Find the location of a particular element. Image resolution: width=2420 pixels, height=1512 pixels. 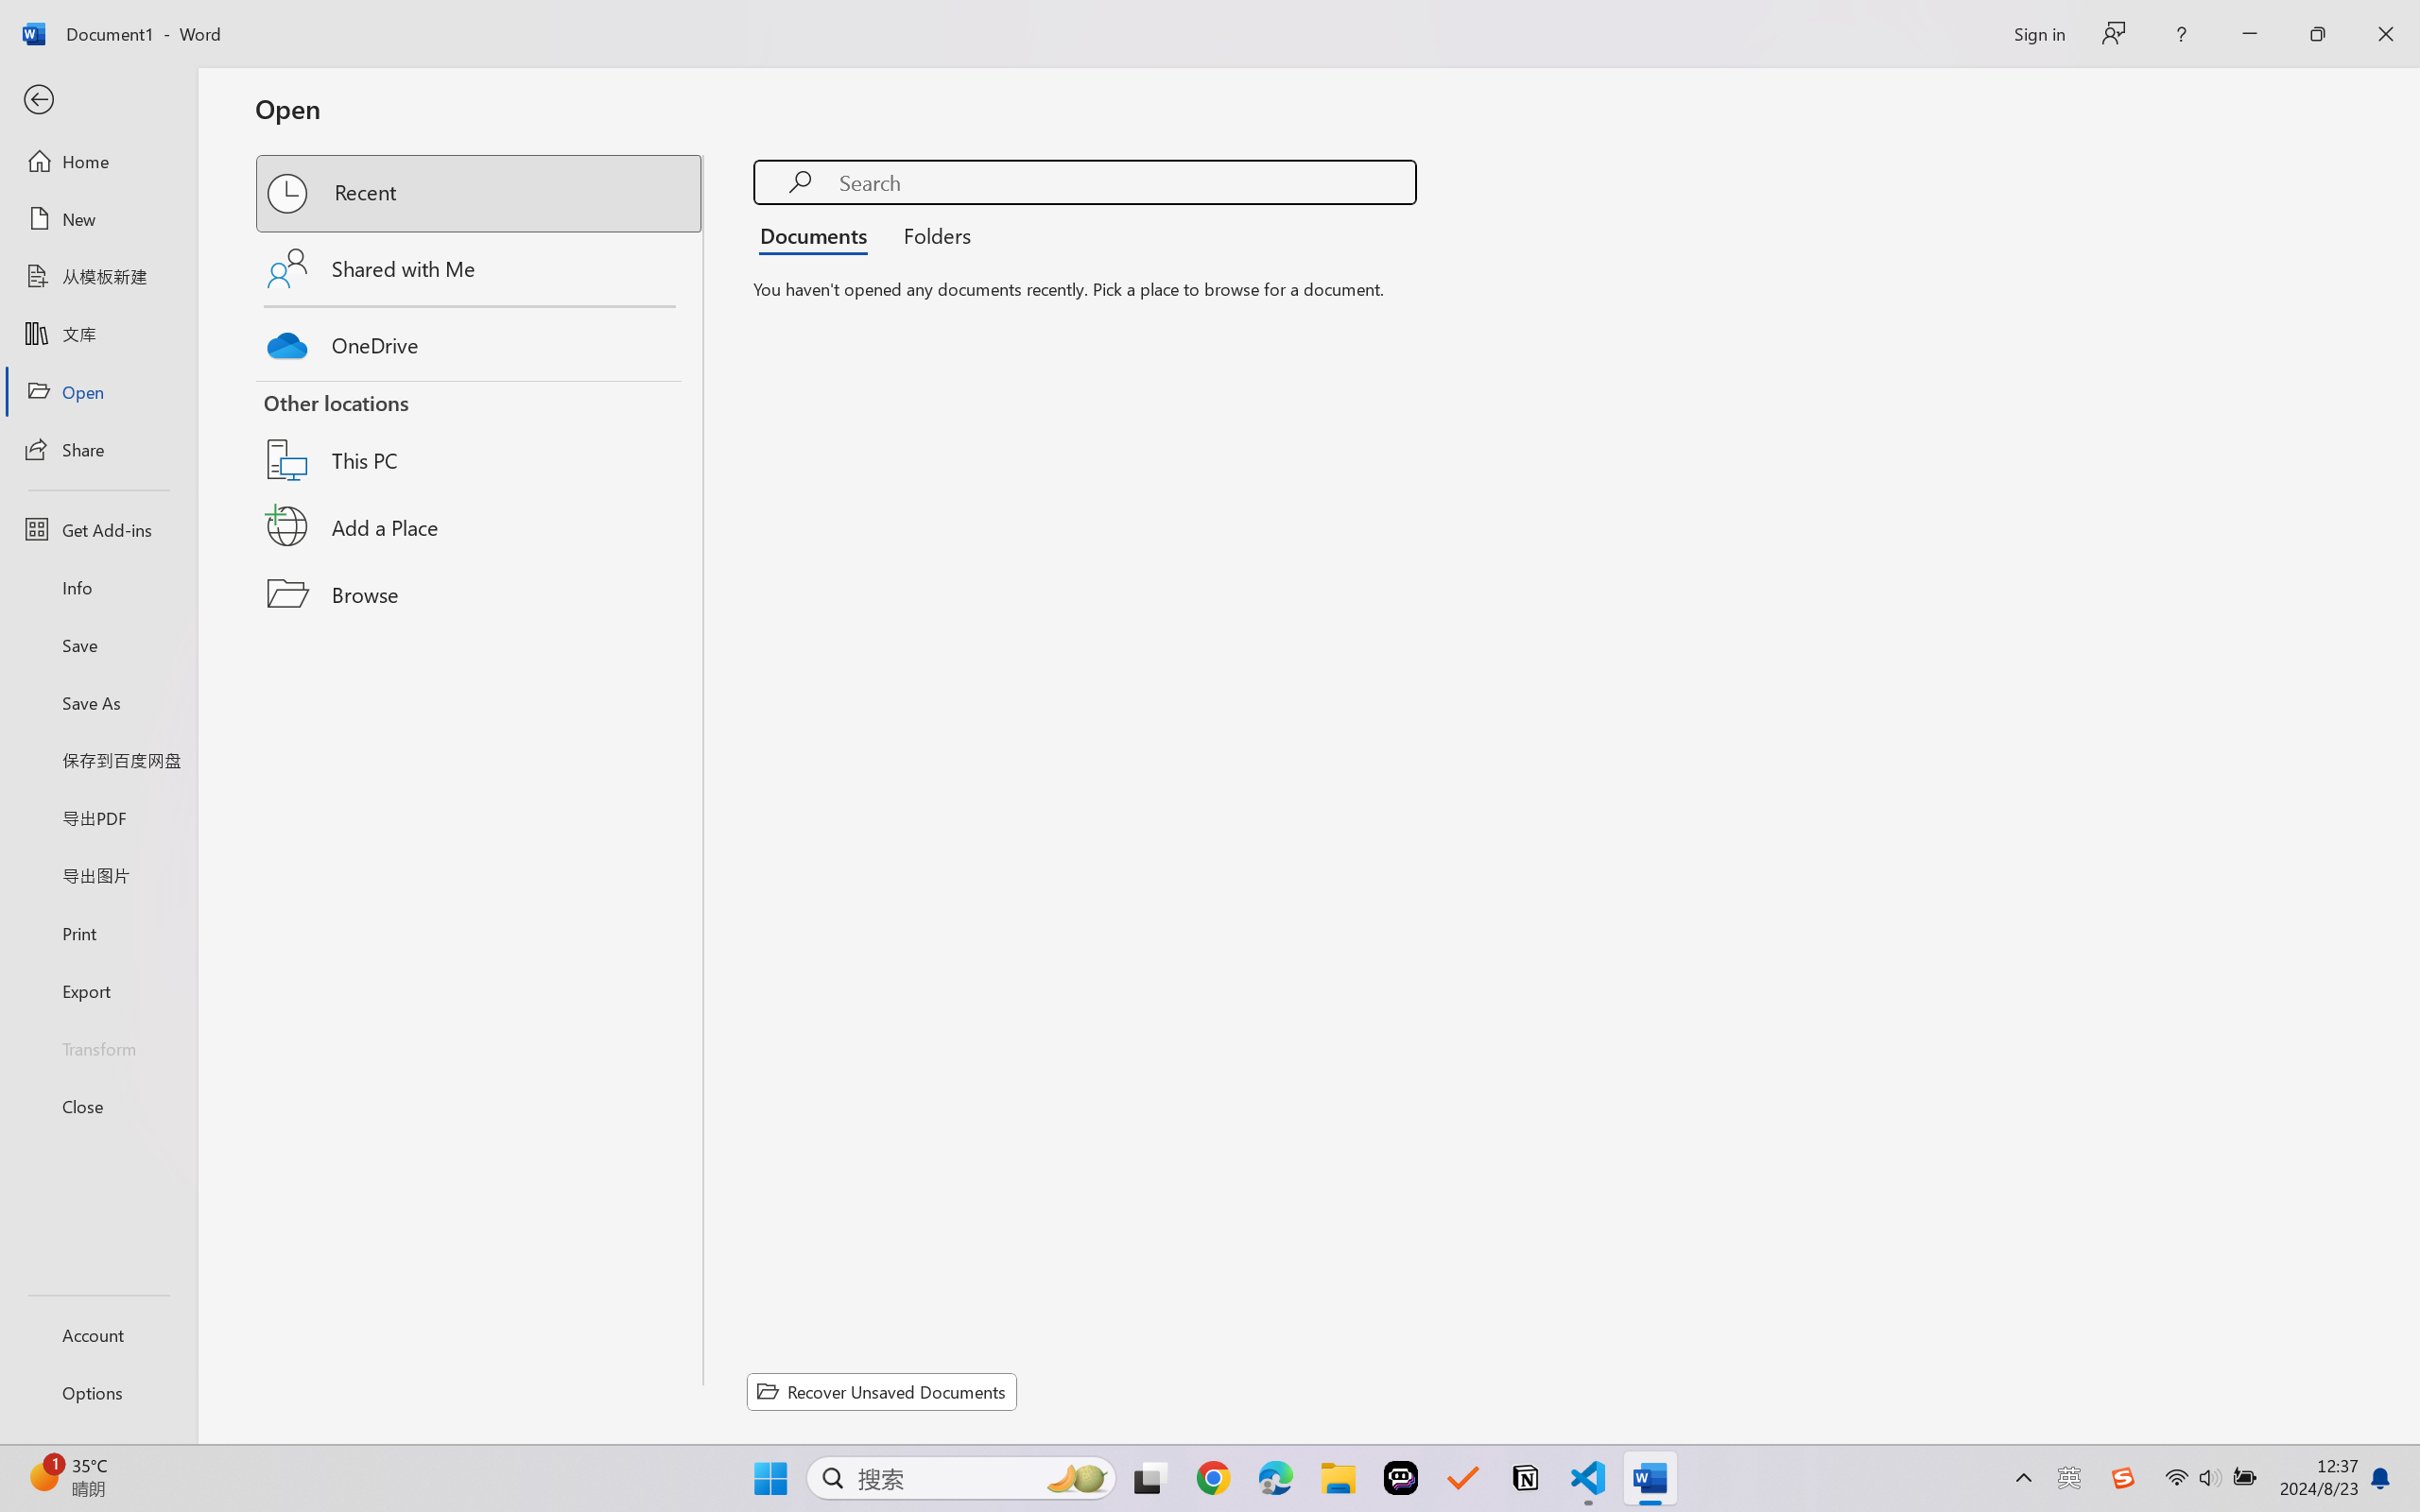

'OneDrive' is located at coordinates (480, 340).